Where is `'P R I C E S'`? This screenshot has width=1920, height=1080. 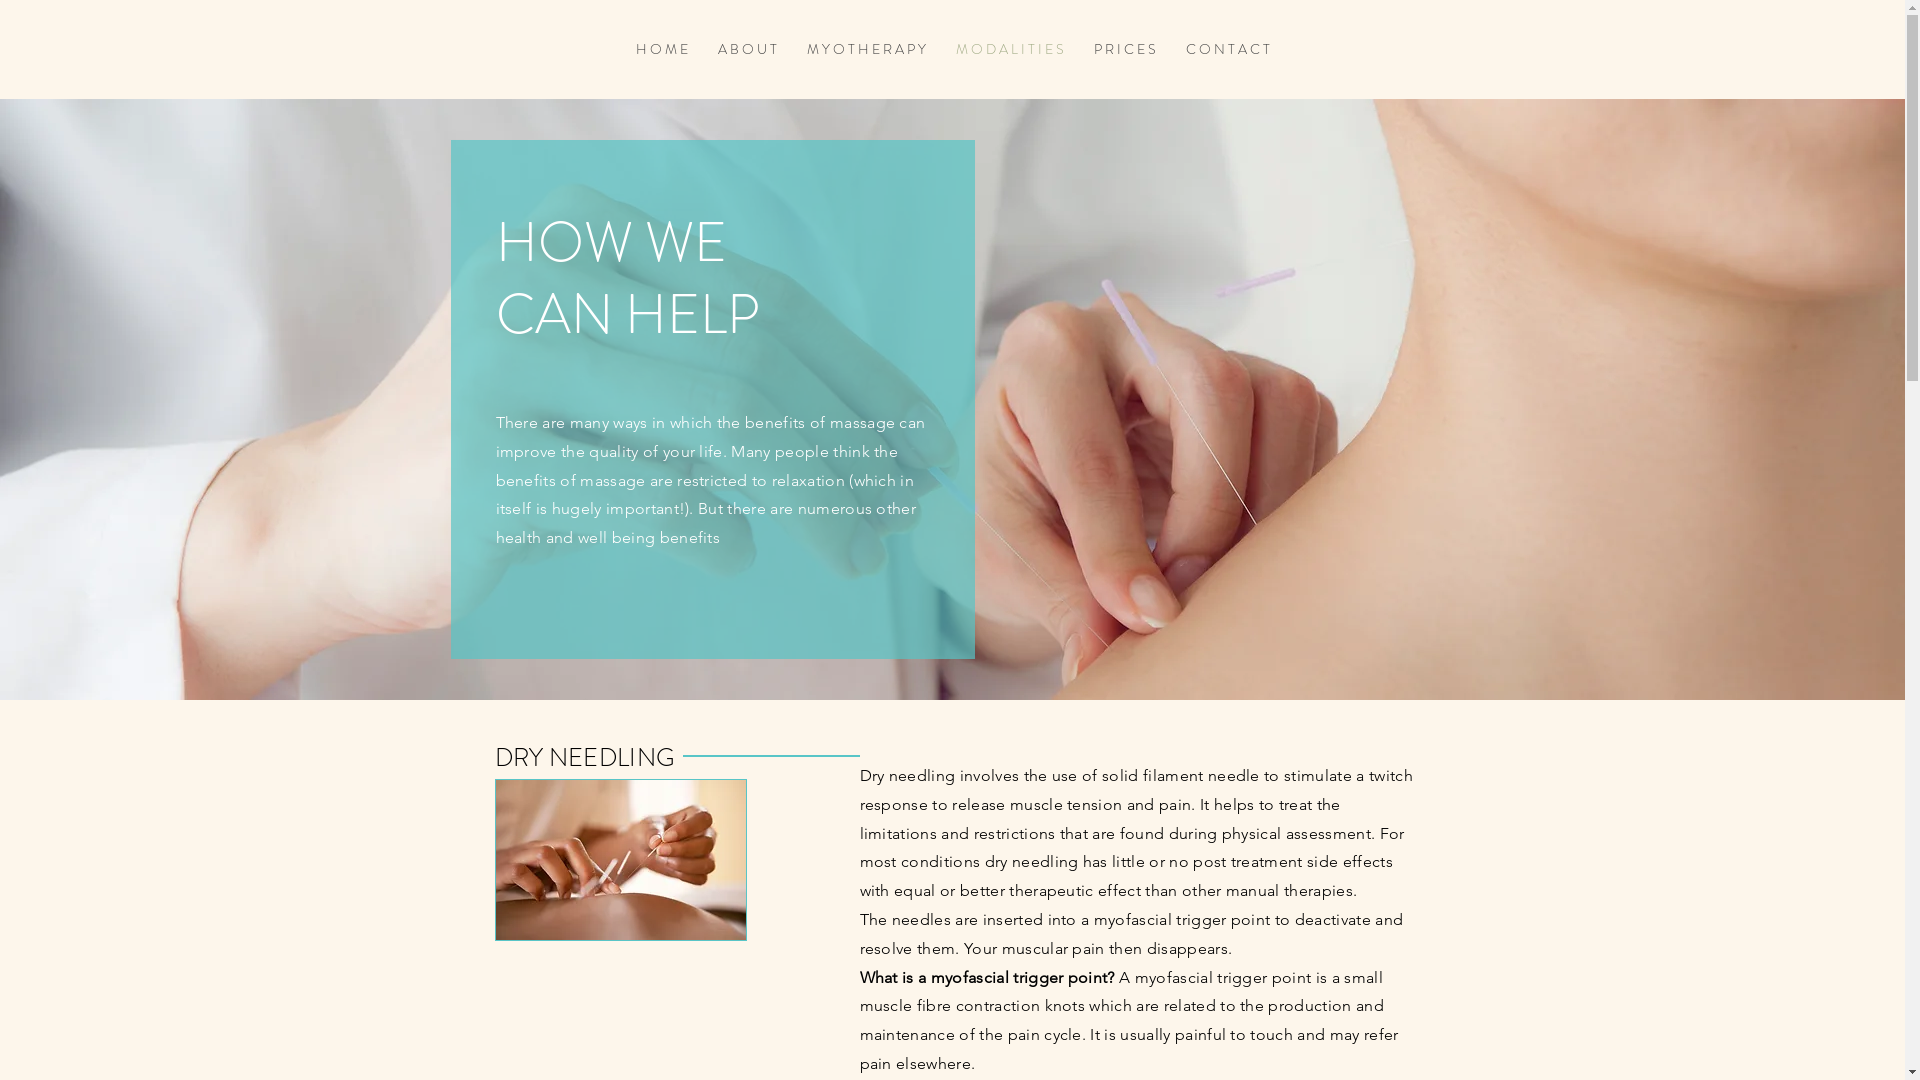 'P R I C E S' is located at coordinates (1123, 48).